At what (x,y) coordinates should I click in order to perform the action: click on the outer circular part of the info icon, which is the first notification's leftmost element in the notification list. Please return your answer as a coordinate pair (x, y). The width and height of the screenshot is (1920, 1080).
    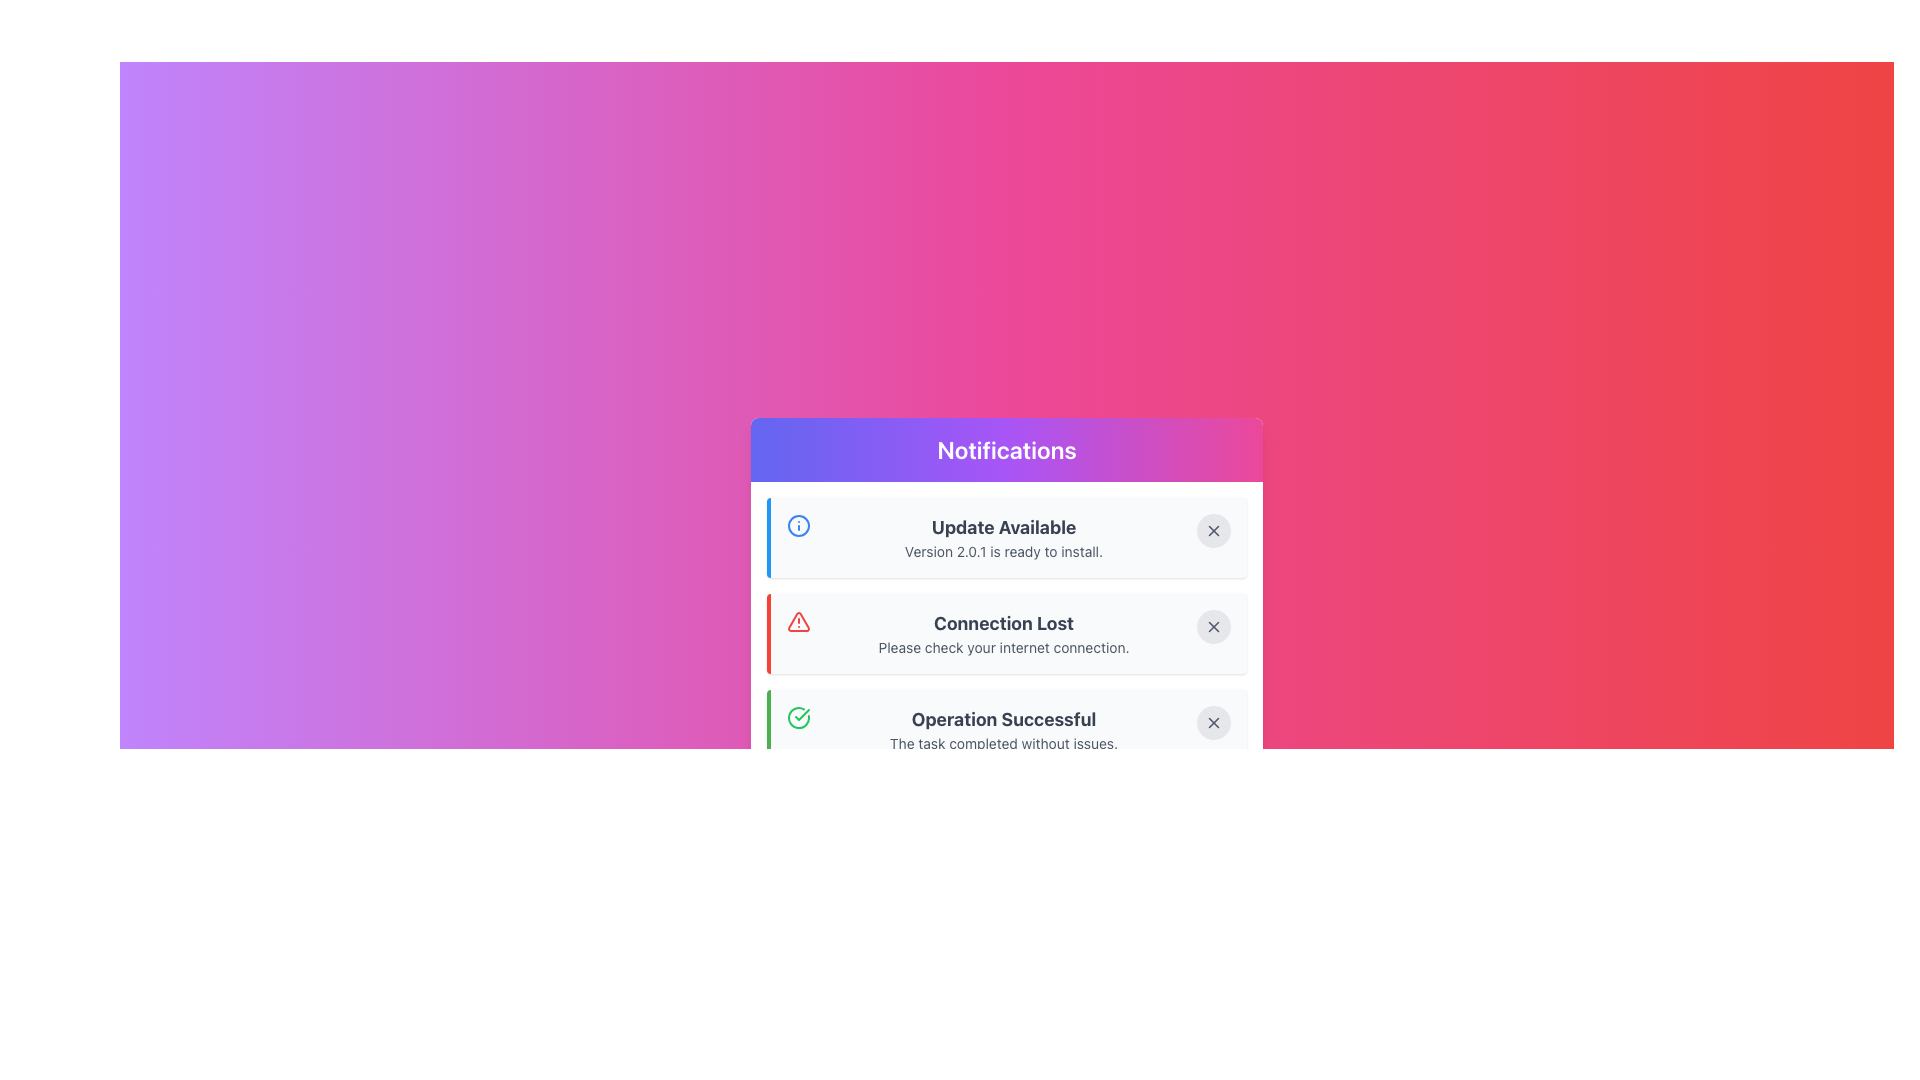
    Looking at the image, I should click on (797, 524).